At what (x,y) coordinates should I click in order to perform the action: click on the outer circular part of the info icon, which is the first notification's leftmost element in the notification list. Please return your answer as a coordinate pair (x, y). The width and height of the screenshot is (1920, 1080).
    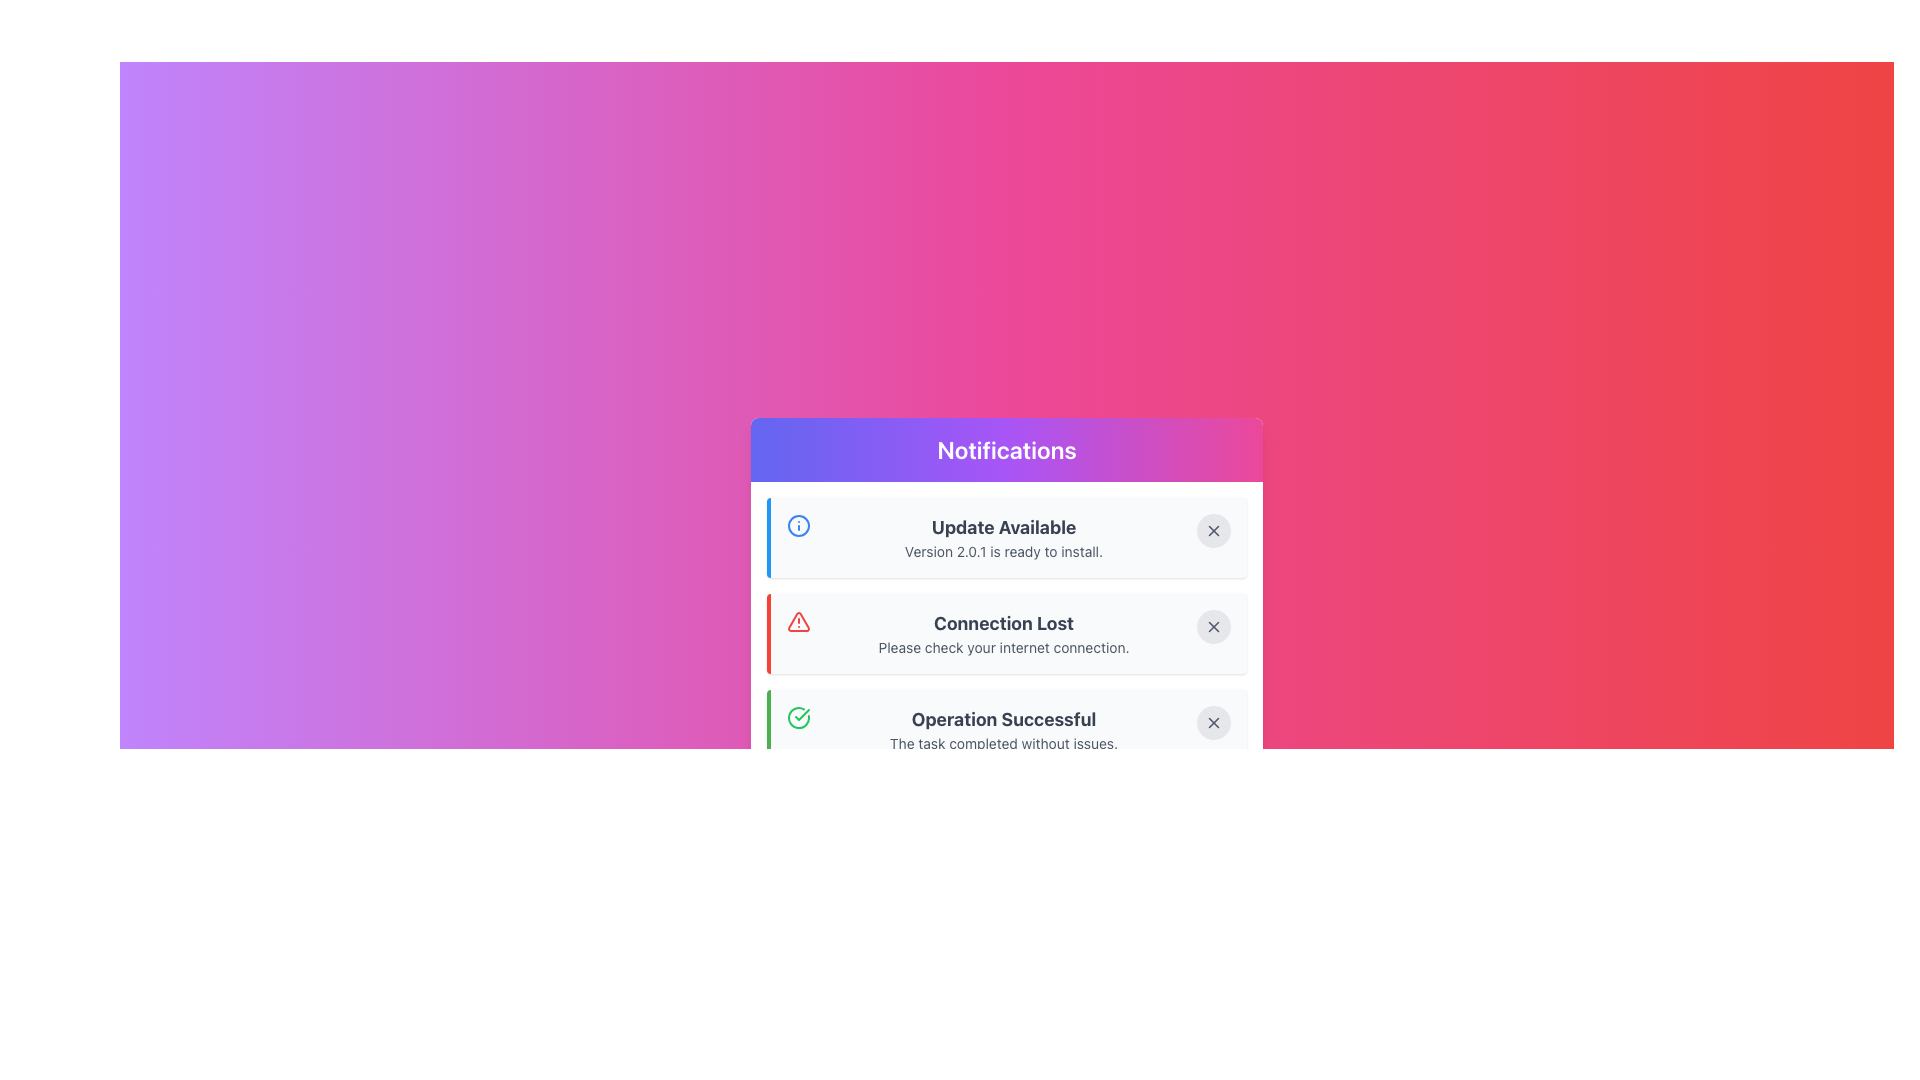
    Looking at the image, I should click on (797, 524).